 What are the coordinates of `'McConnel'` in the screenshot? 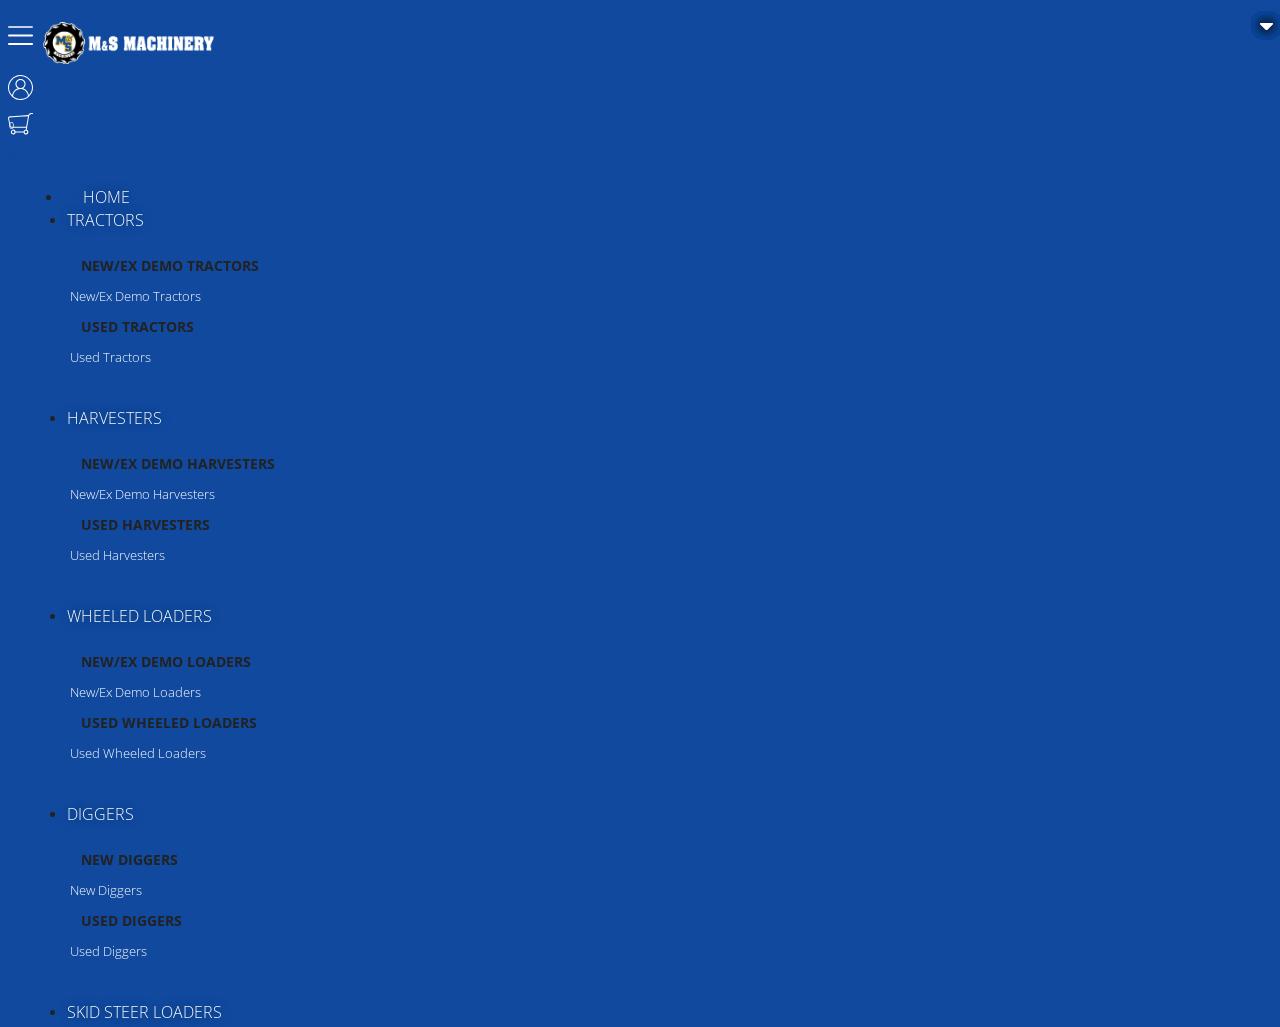 It's located at (101, 731).